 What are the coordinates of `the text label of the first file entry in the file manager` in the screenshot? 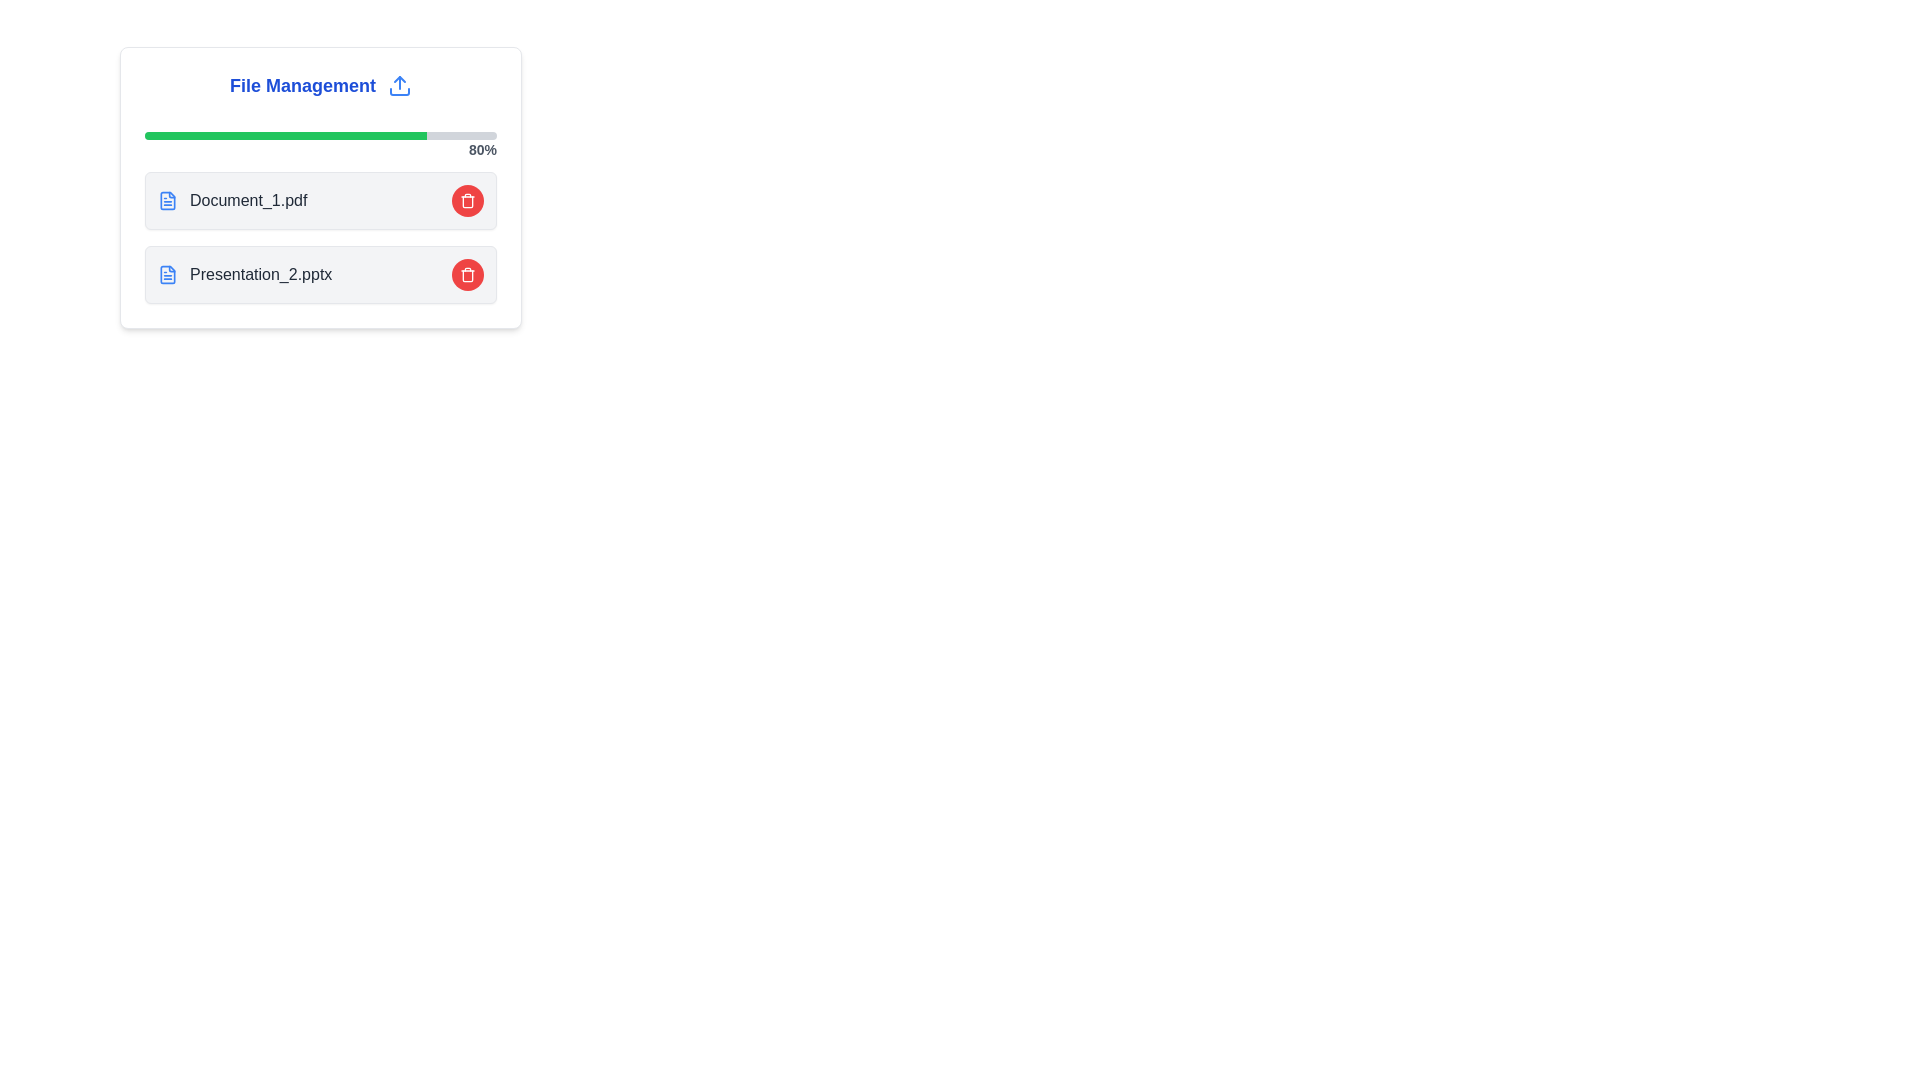 It's located at (247, 200).